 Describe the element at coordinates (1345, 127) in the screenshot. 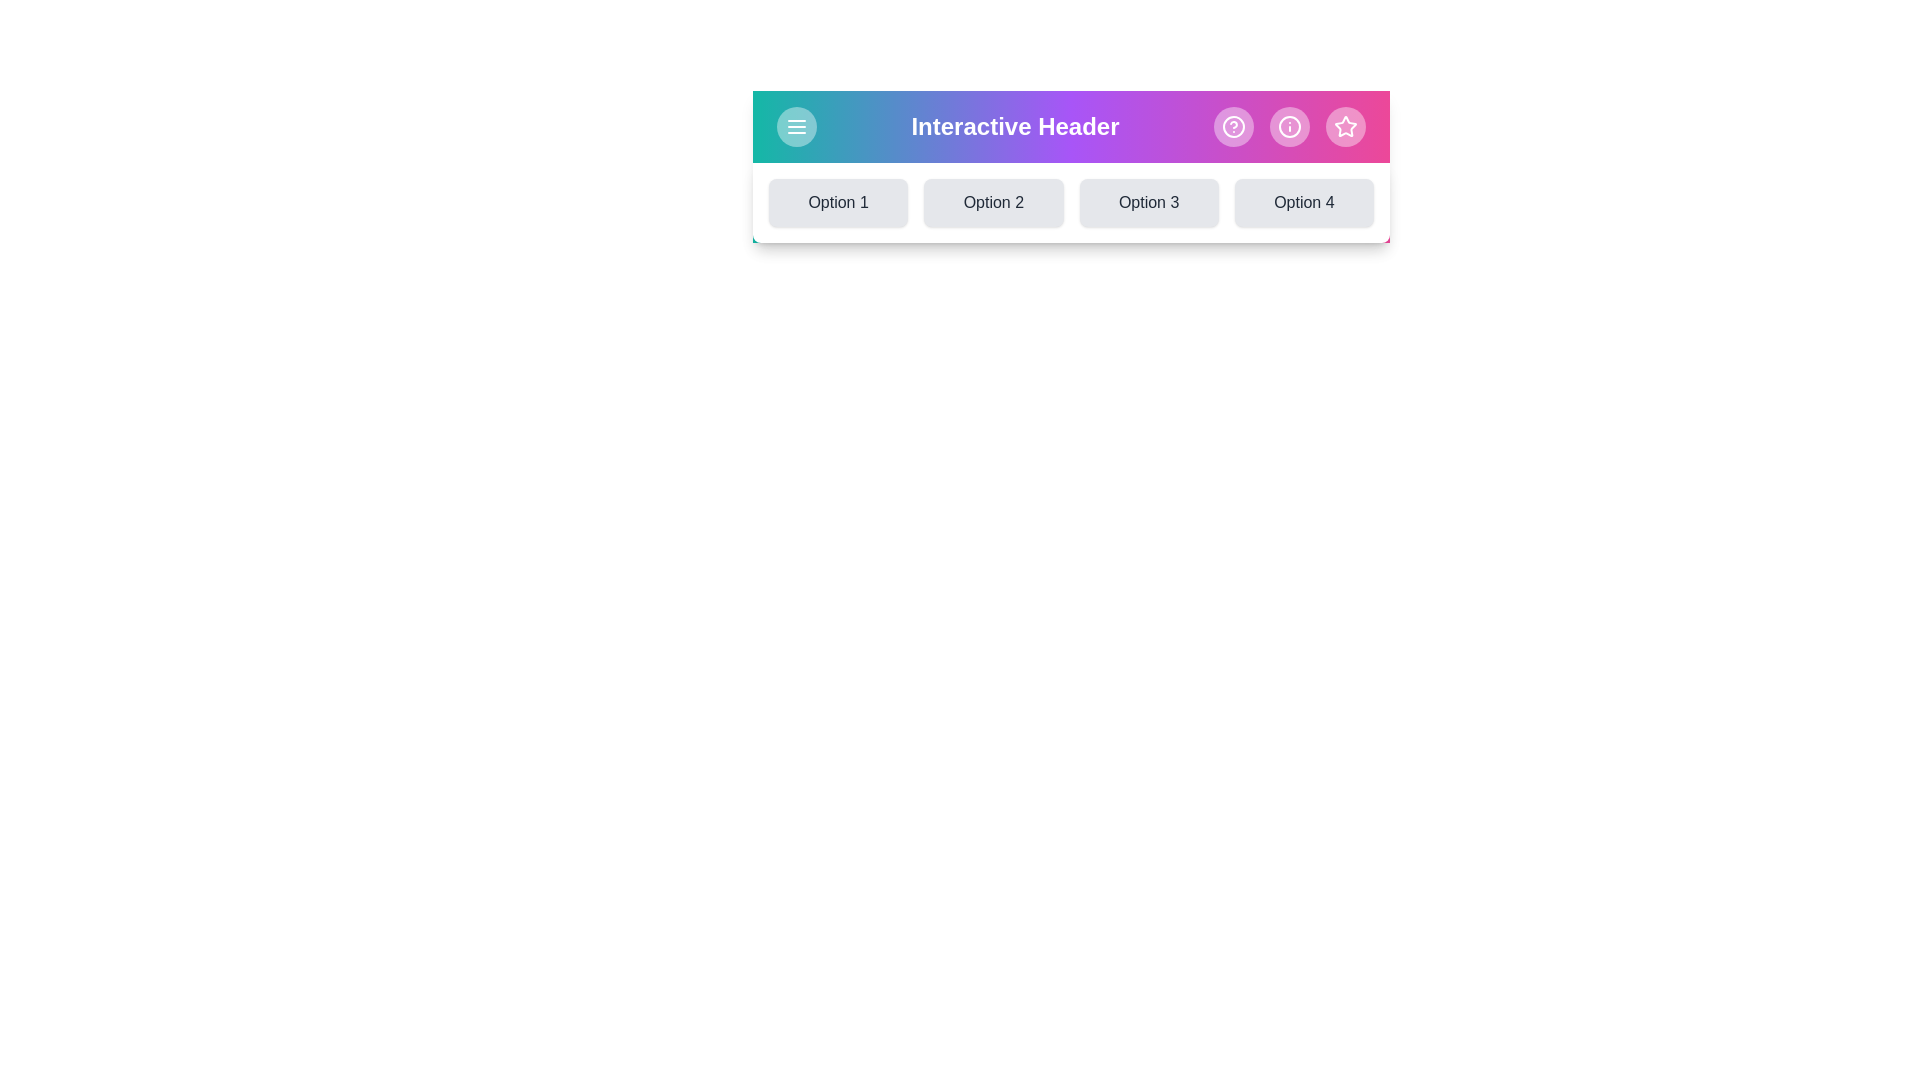

I see `the star icon to activate its functionality` at that location.